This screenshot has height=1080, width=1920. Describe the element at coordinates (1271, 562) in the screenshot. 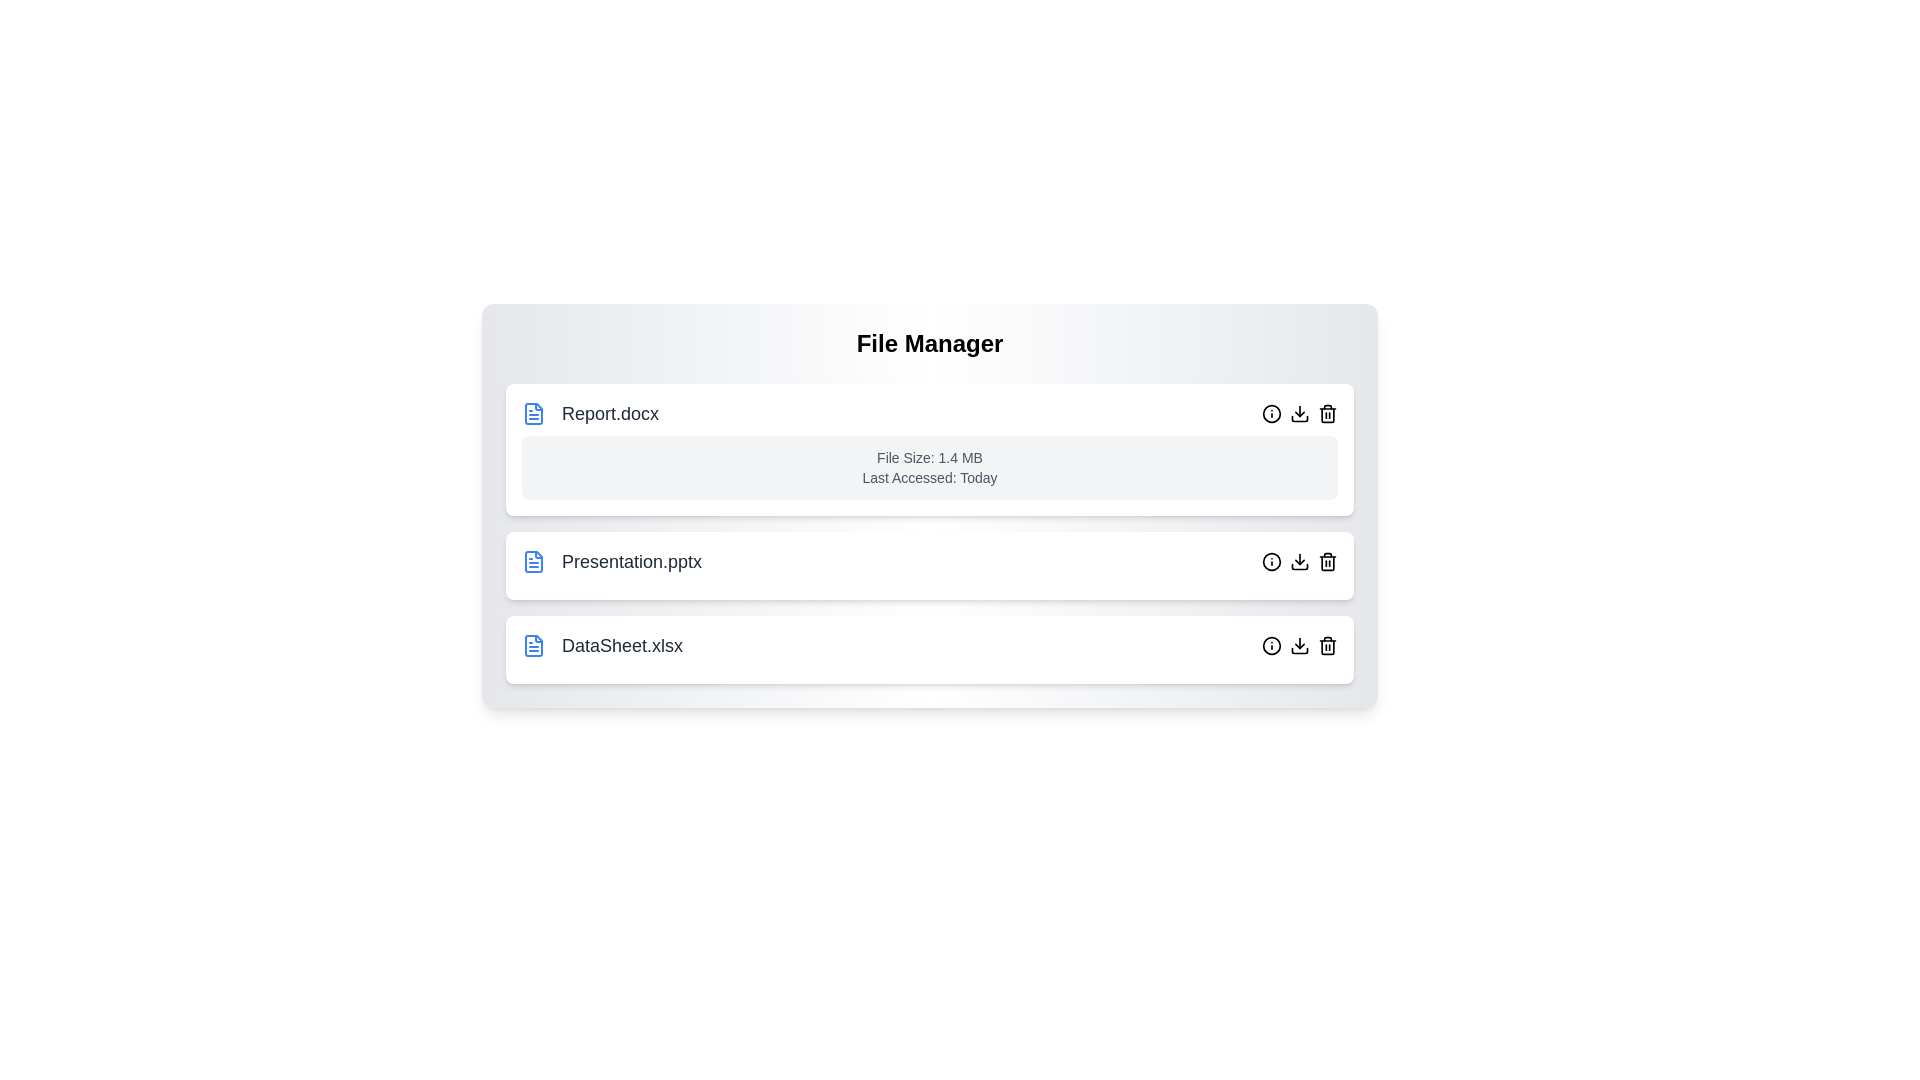

I see `'info' button for the file named Presentation.pptx to toggle its details` at that location.